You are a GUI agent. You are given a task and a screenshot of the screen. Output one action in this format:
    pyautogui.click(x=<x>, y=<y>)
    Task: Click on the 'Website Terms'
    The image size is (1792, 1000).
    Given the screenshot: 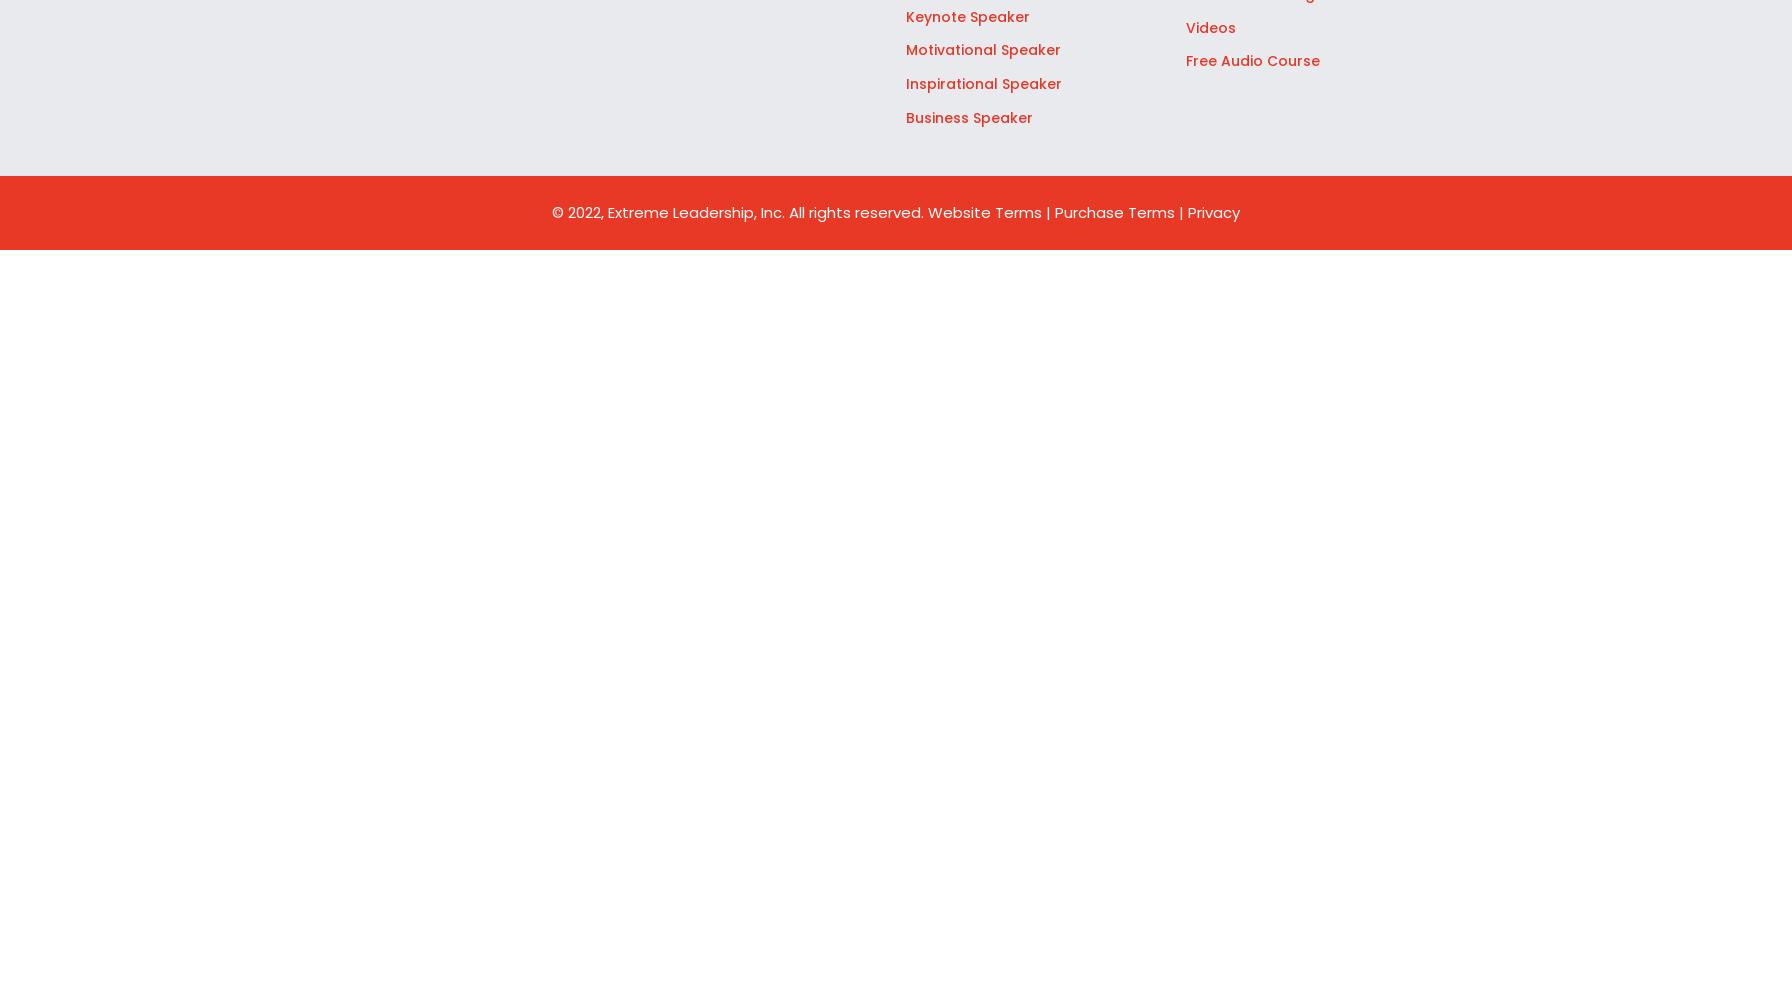 What is the action you would take?
    pyautogui.click(x=987, y=210)
    